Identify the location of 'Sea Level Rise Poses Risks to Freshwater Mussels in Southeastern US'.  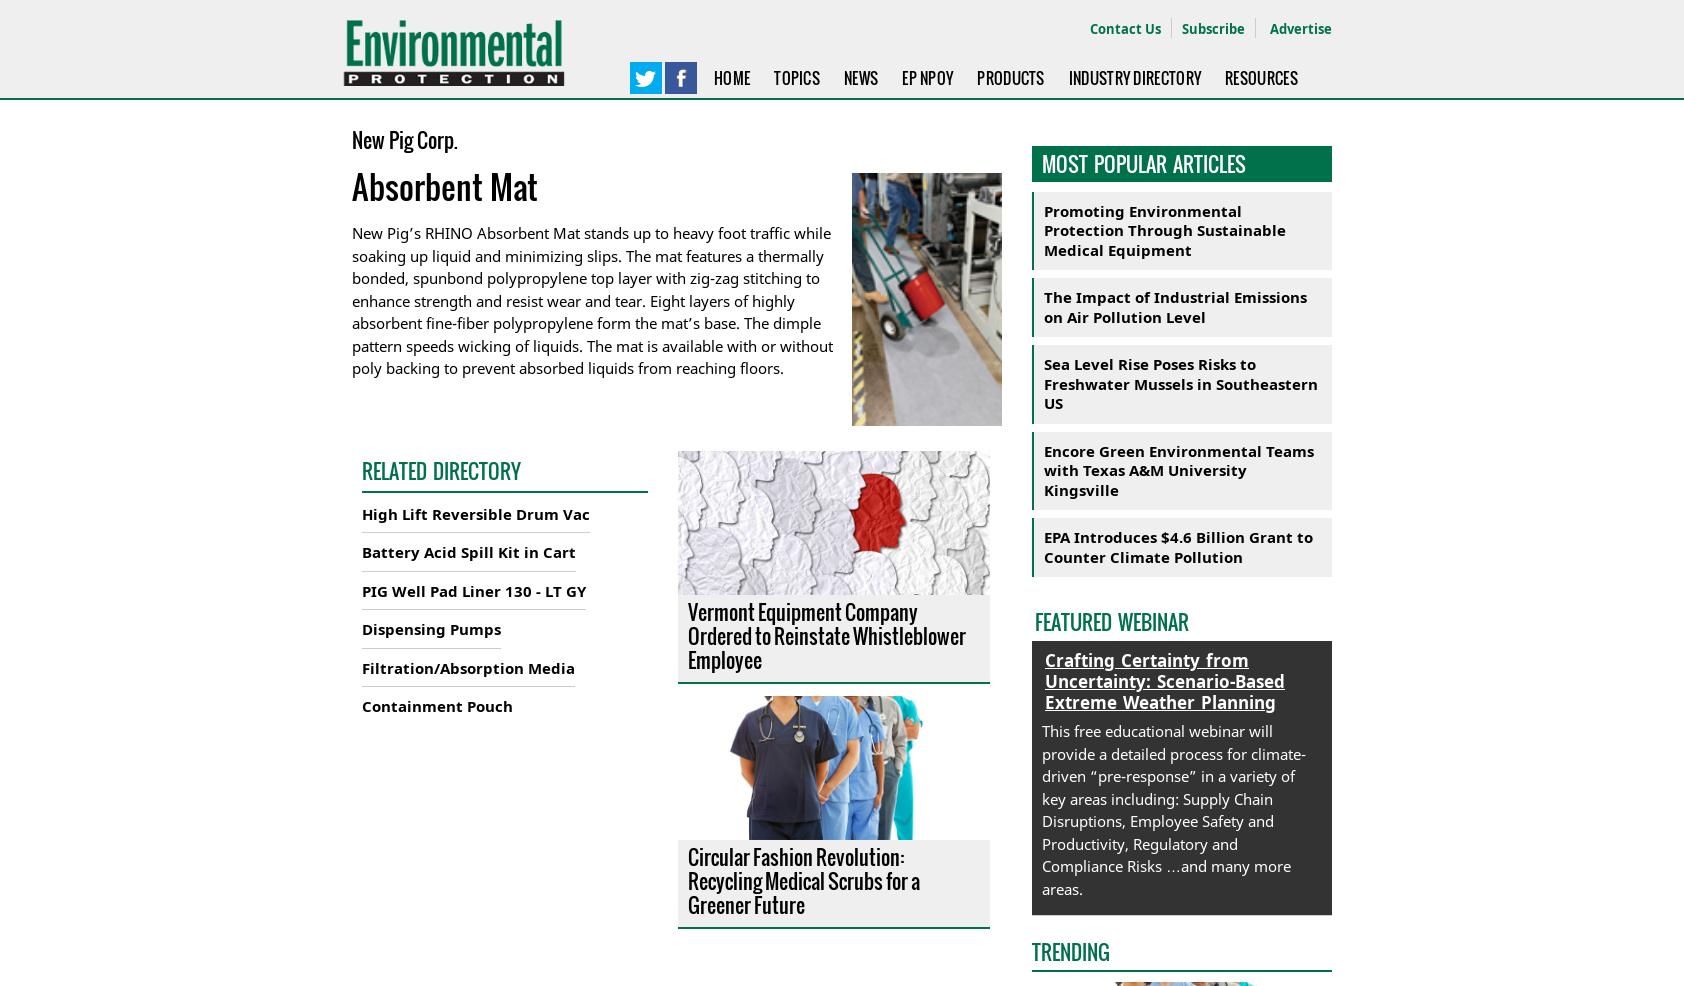
(1180, 382).